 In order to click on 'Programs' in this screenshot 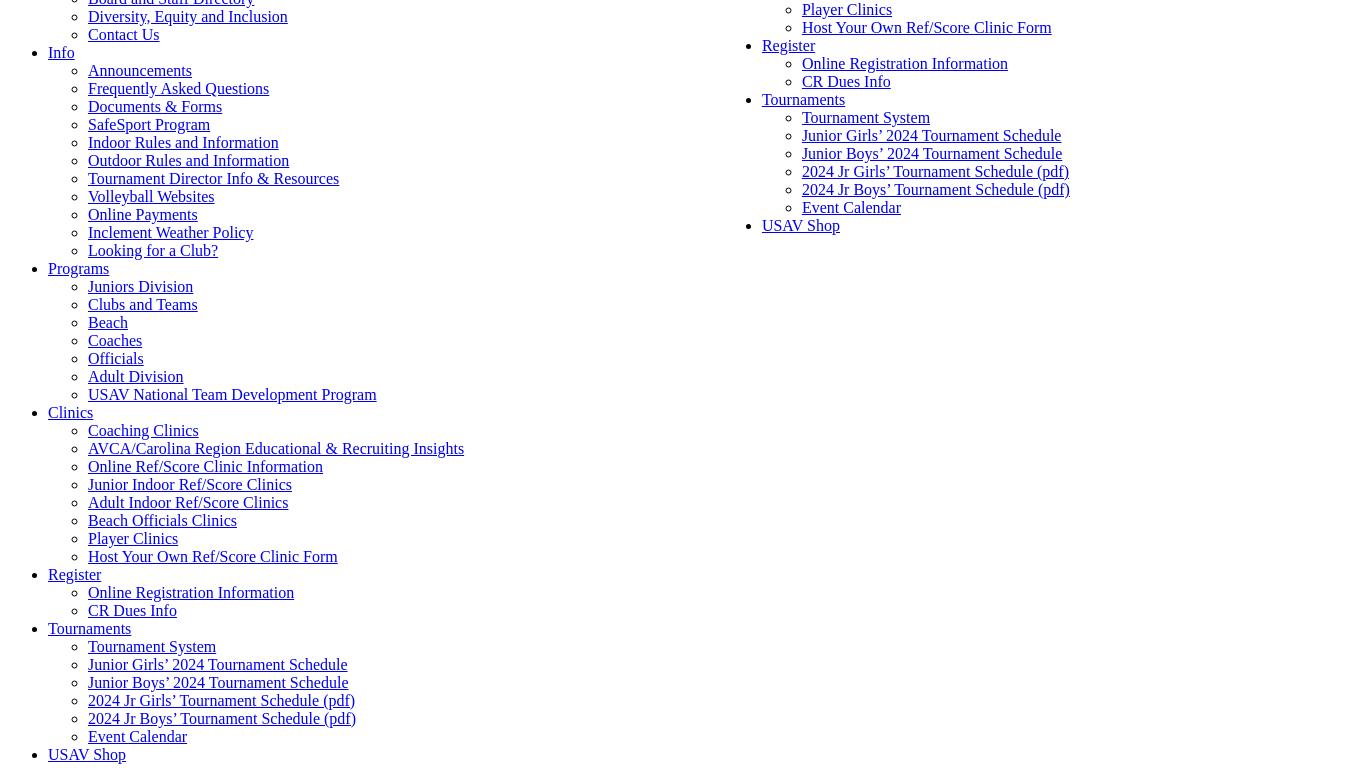, I will do `click(78, 266)`.